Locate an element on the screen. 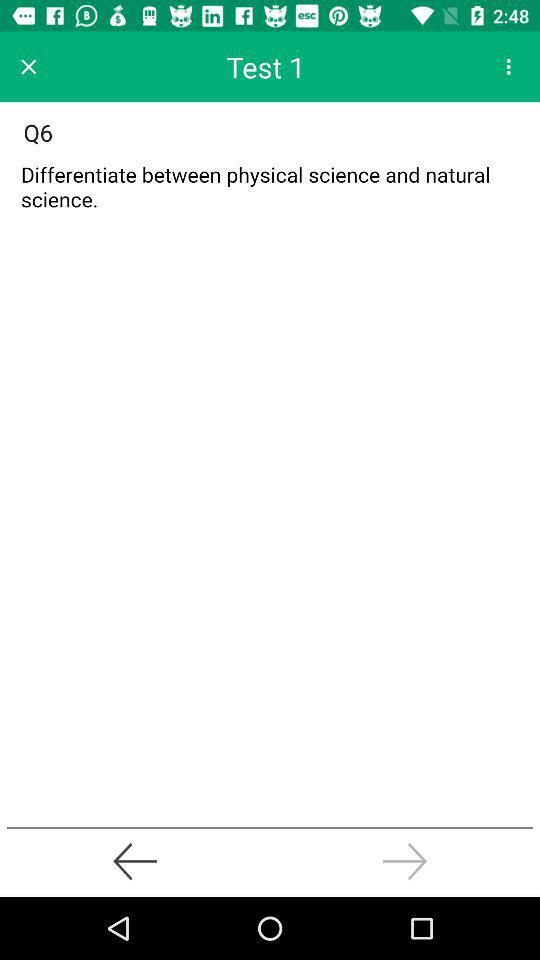 Image resolution: width=540 pixels, height=960 pixels. option is located at coordinates (27, 66).